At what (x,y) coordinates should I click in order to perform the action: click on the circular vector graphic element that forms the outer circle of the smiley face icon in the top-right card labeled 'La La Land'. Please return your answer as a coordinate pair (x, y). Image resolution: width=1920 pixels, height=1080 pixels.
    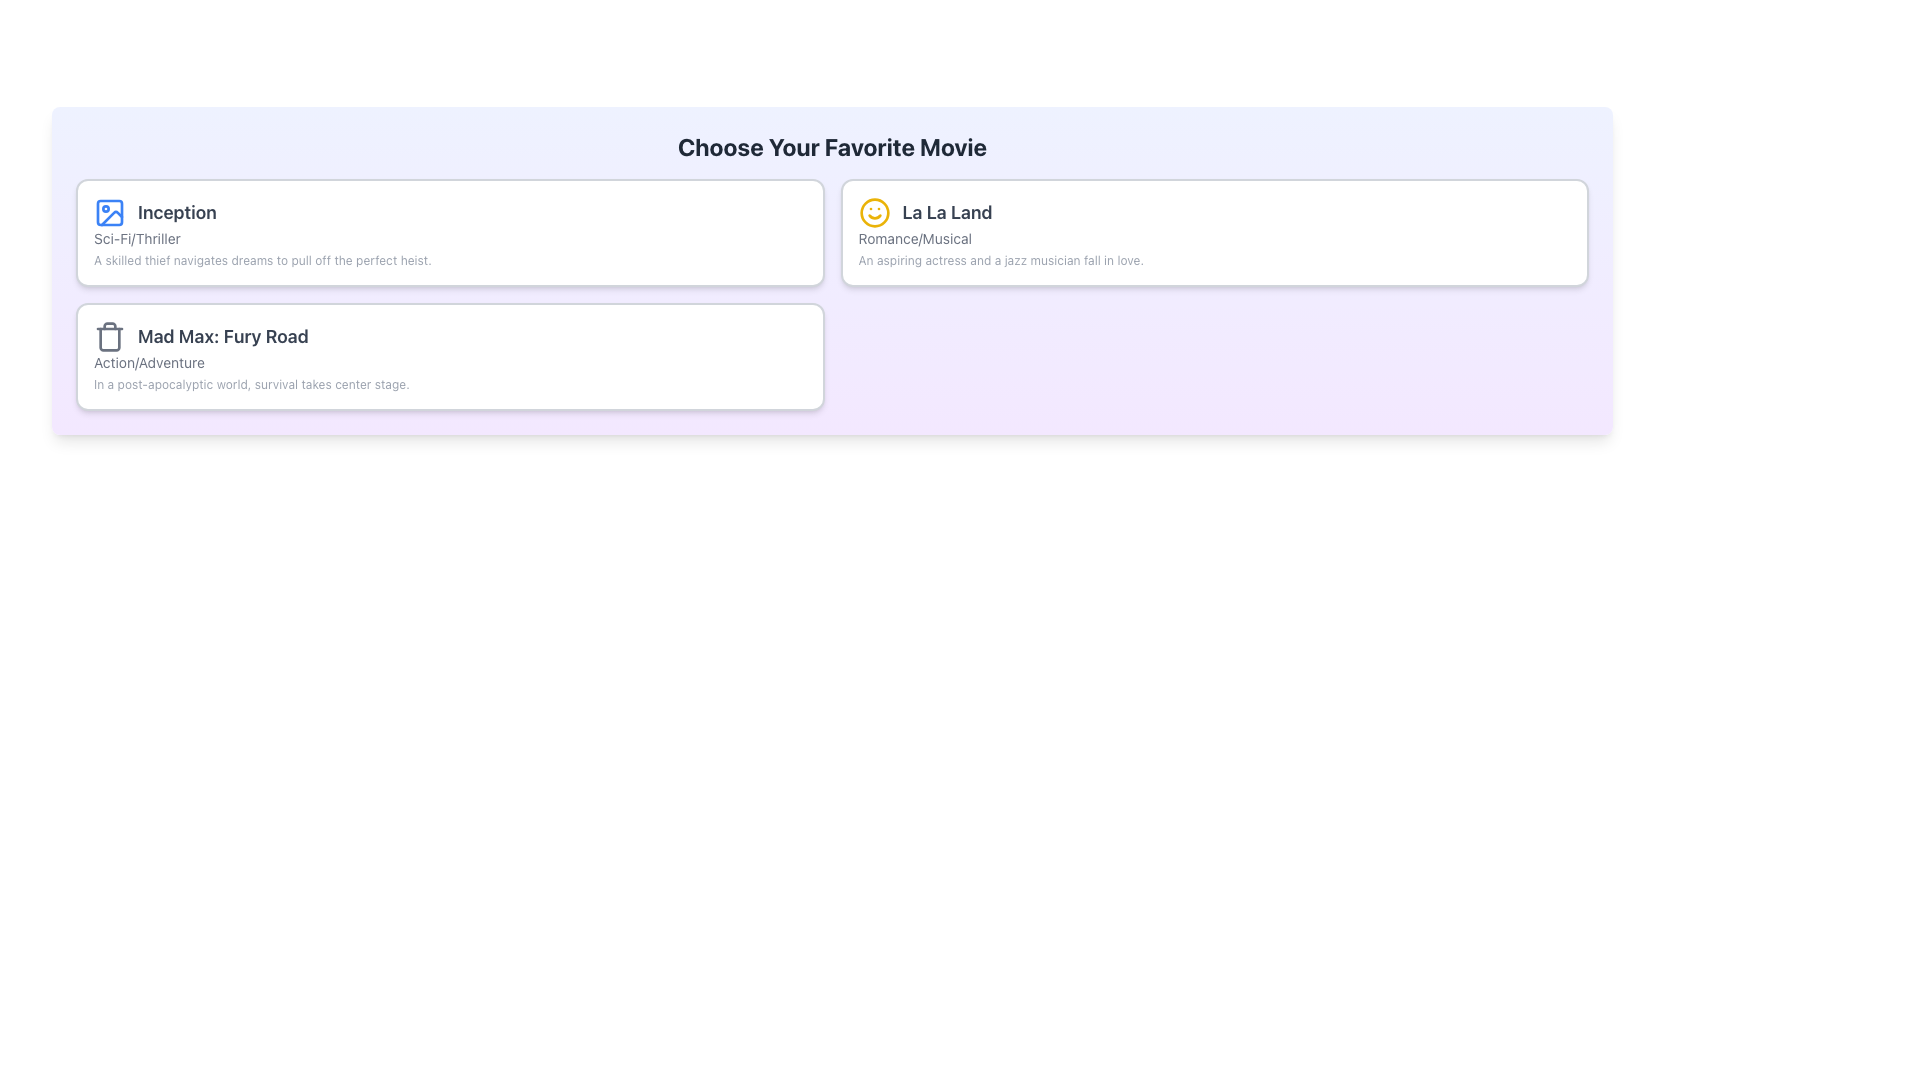
    Looking at the image, I should click on (874, 212).